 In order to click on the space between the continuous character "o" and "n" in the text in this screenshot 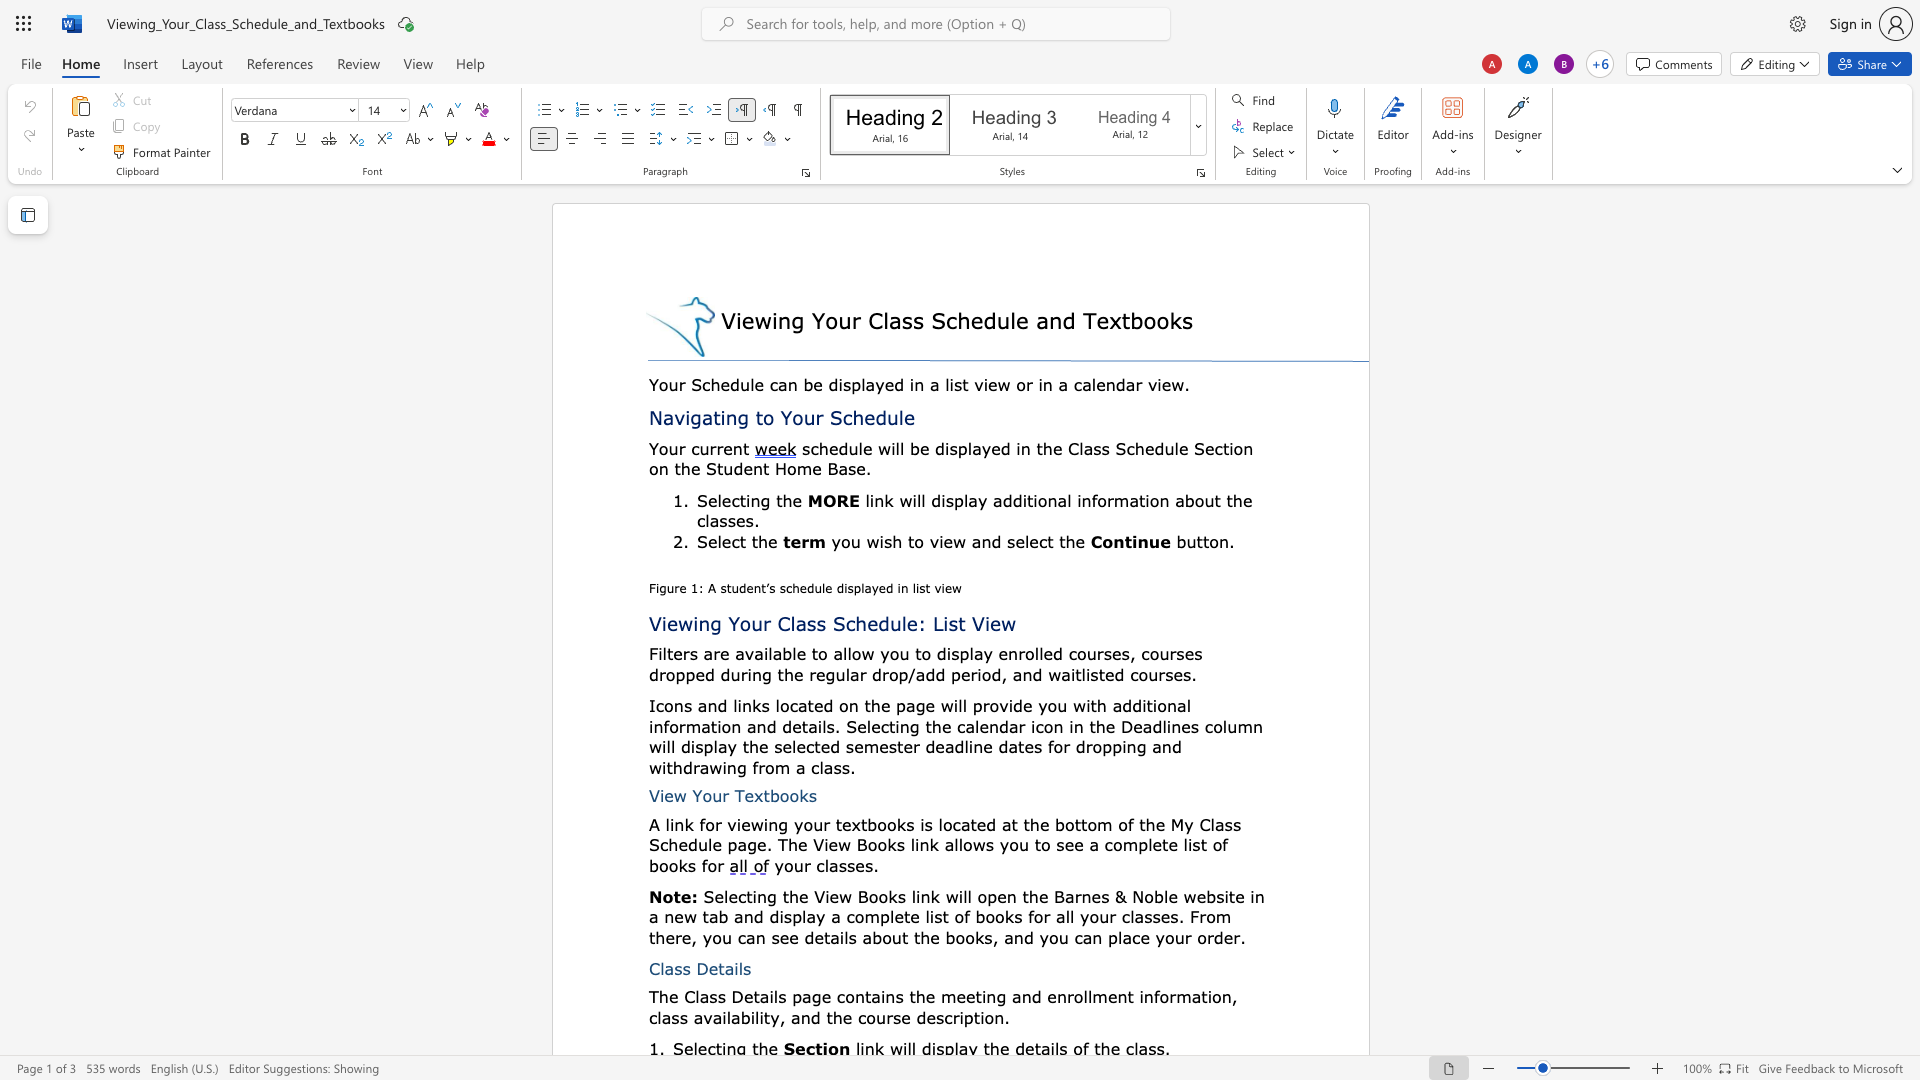, I will do `click(1046, 499)`.